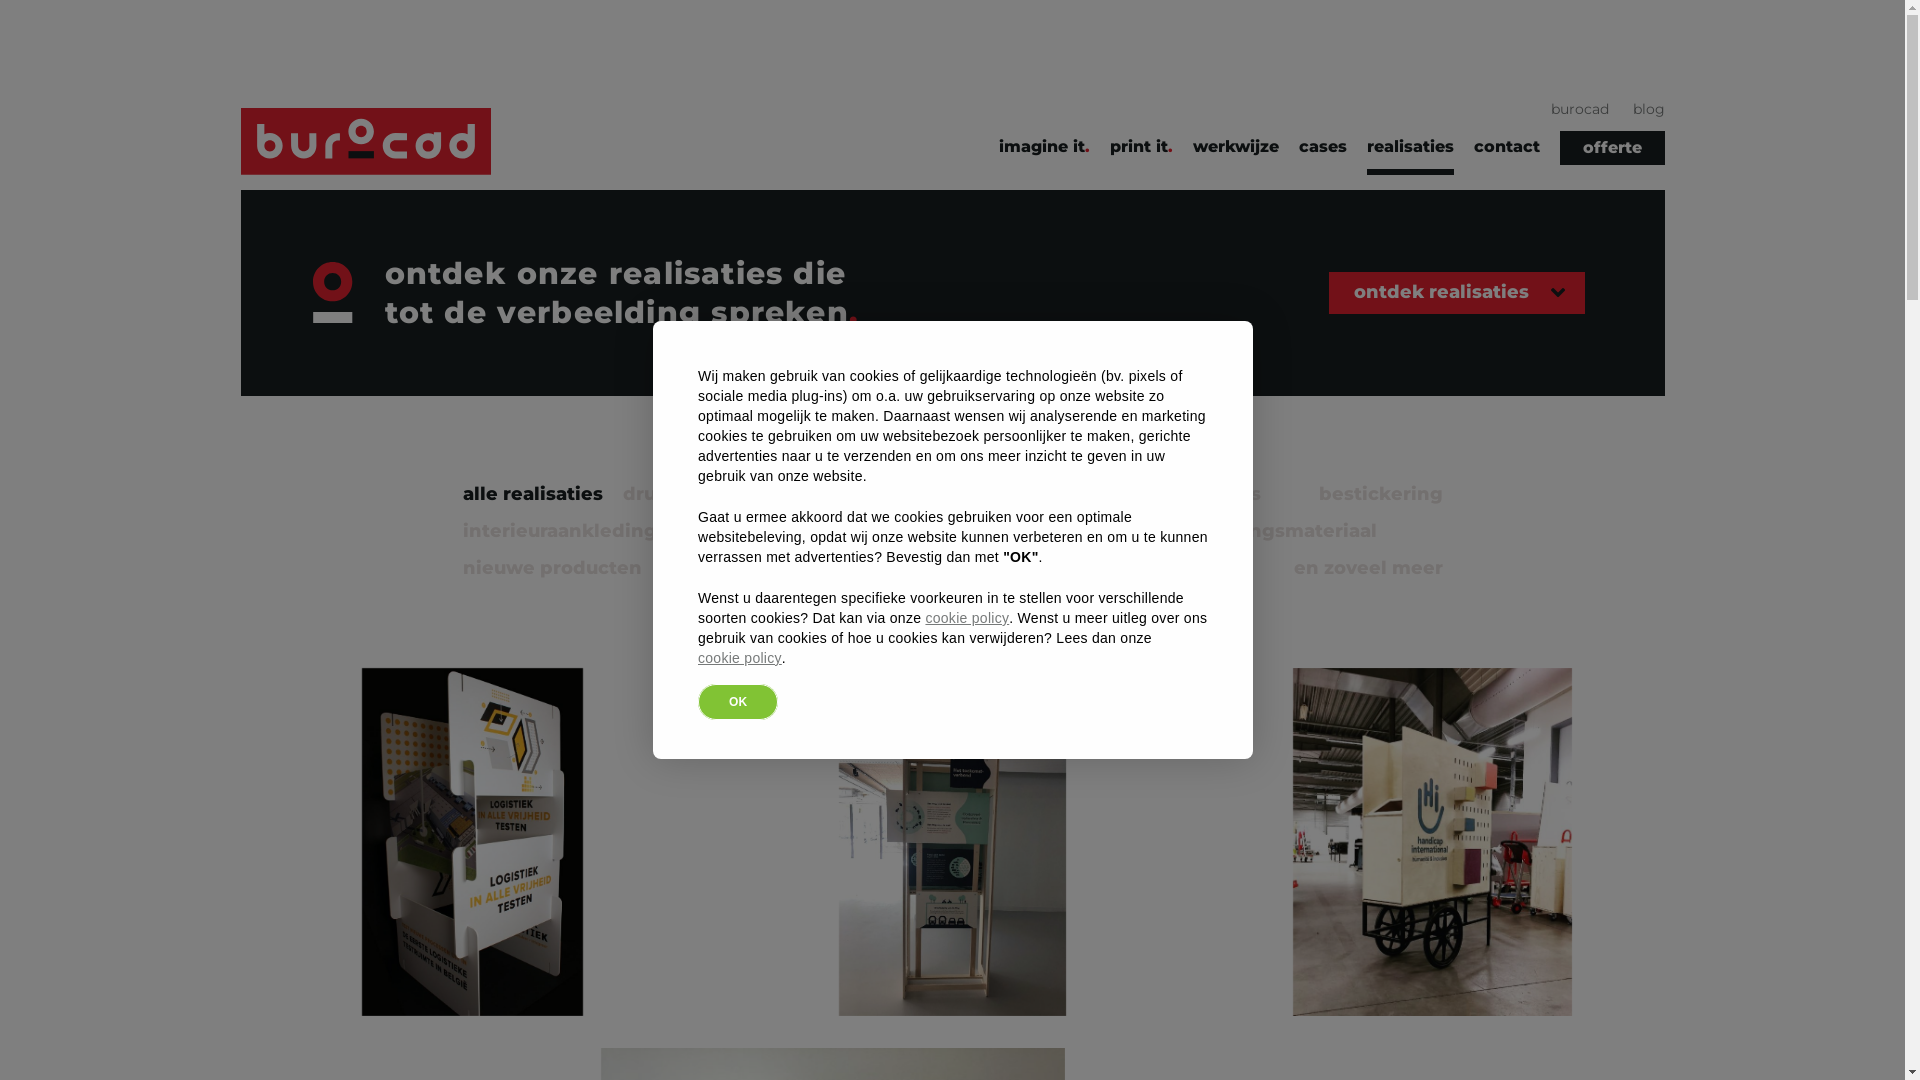 The width and height of the screenshot is (1920, 1080). What do you see at coordinates (364, 140) in the screenshot?
I see `'Burocad'` at bounding box center [364, 140].